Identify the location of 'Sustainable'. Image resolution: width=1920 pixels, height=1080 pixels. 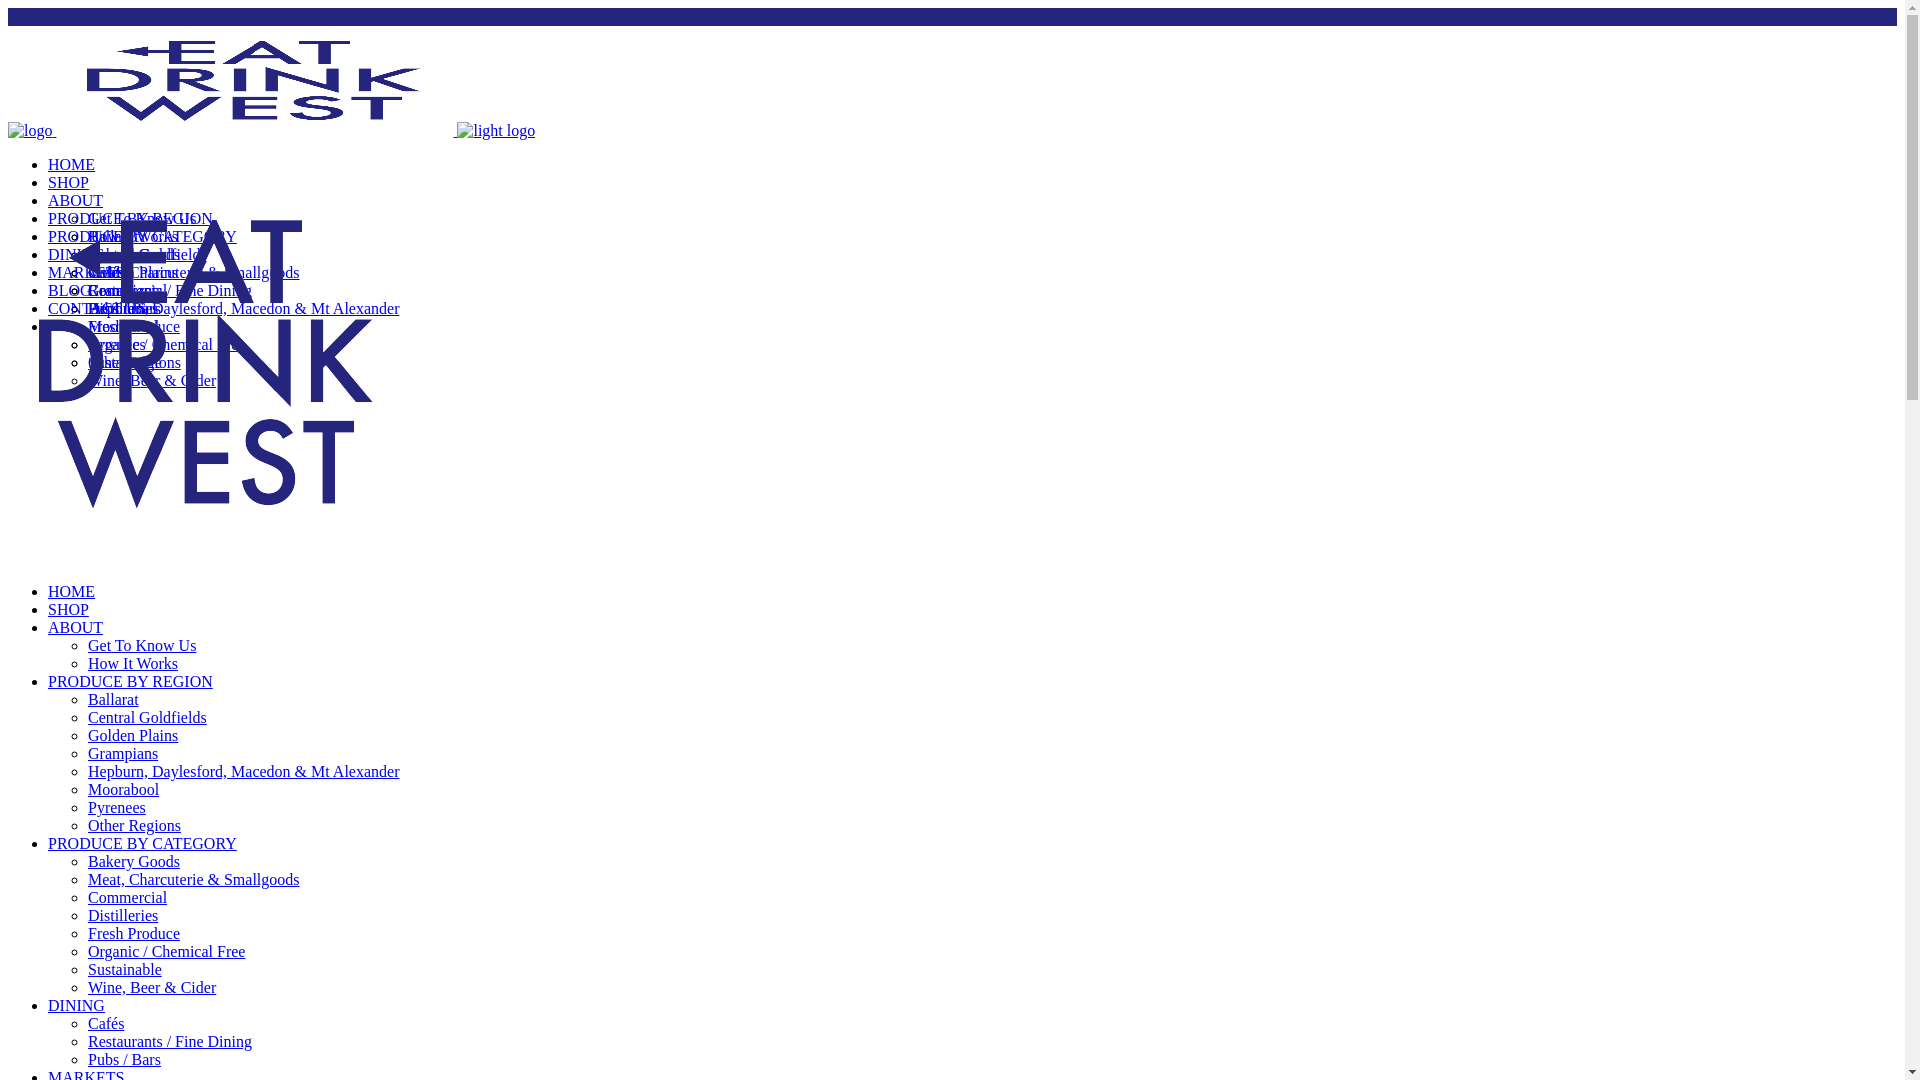
(86, 968).